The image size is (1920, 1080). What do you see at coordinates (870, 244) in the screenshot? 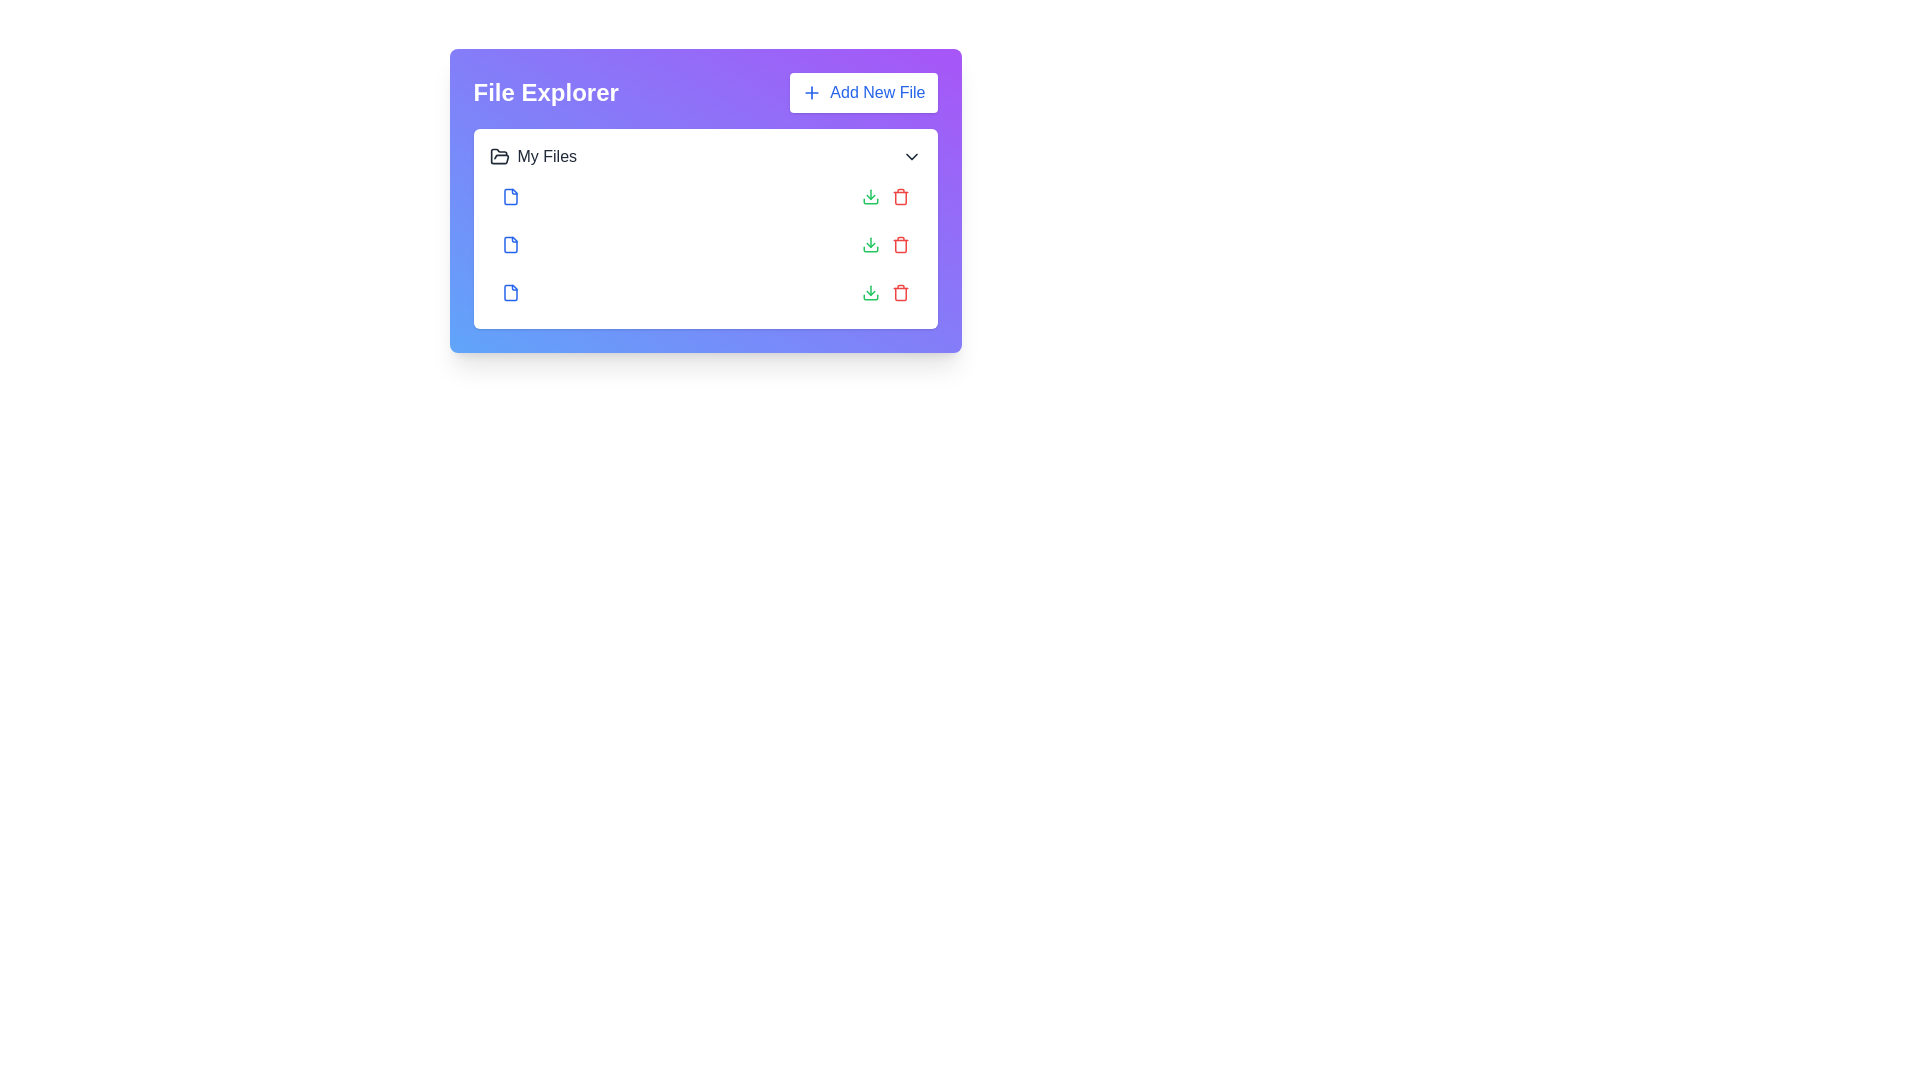
I see `the green download button/icon, which features a downward arrow and is located in the second row of the file explorer interface, to initiate the download` at bounding box center [870, 244].